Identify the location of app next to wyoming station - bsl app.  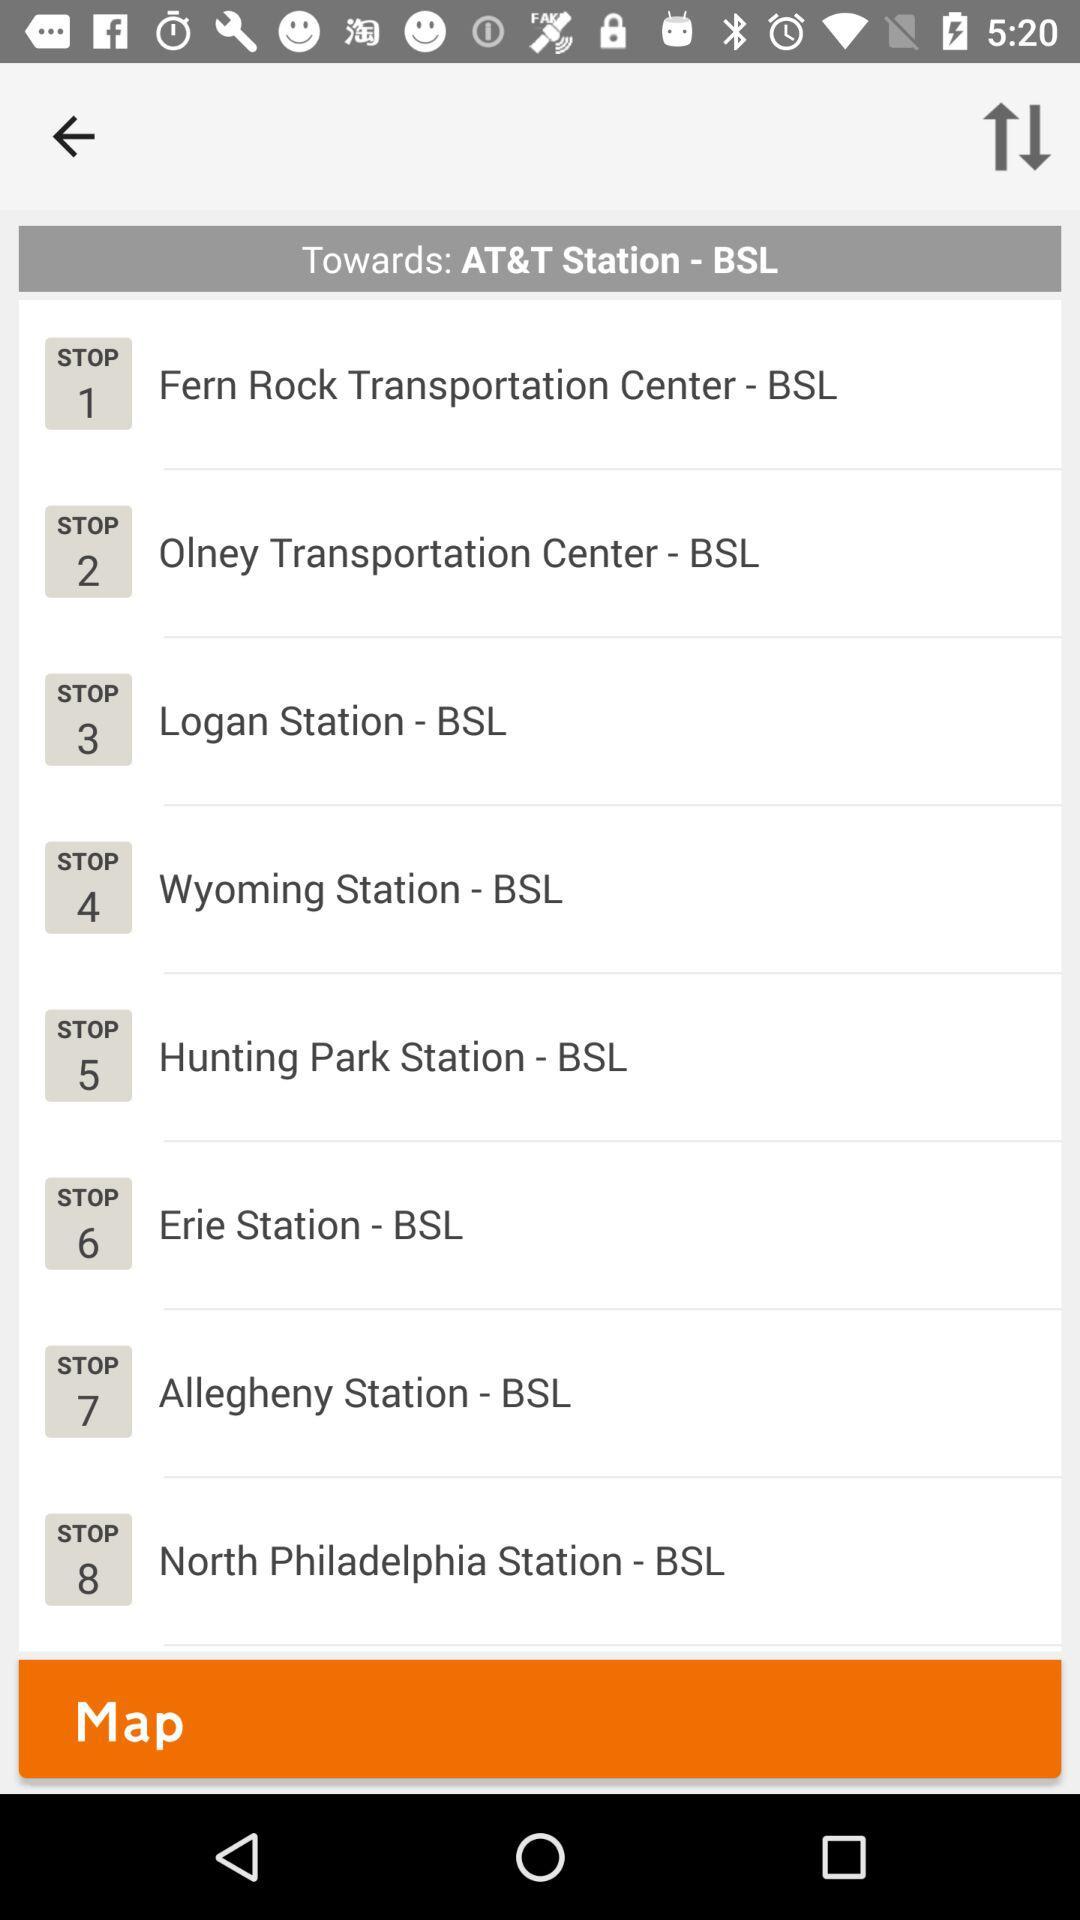
(87, 904).